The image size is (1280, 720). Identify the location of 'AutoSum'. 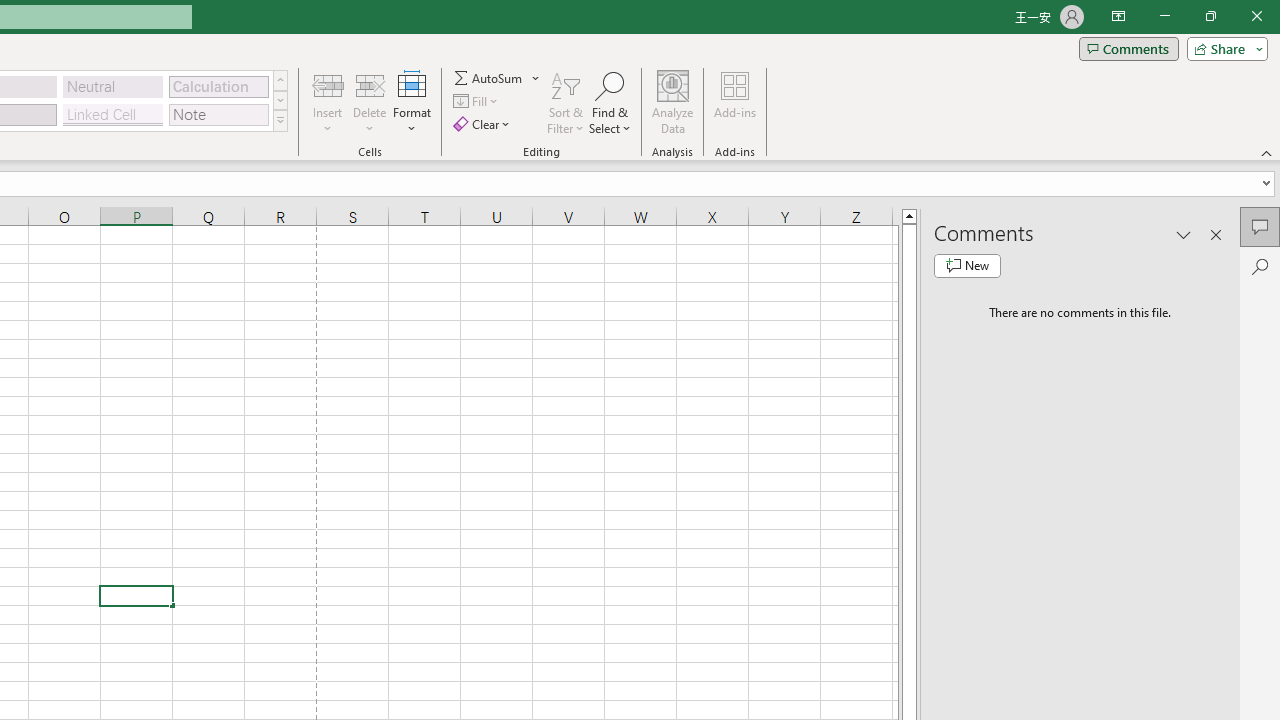
(497, 77).